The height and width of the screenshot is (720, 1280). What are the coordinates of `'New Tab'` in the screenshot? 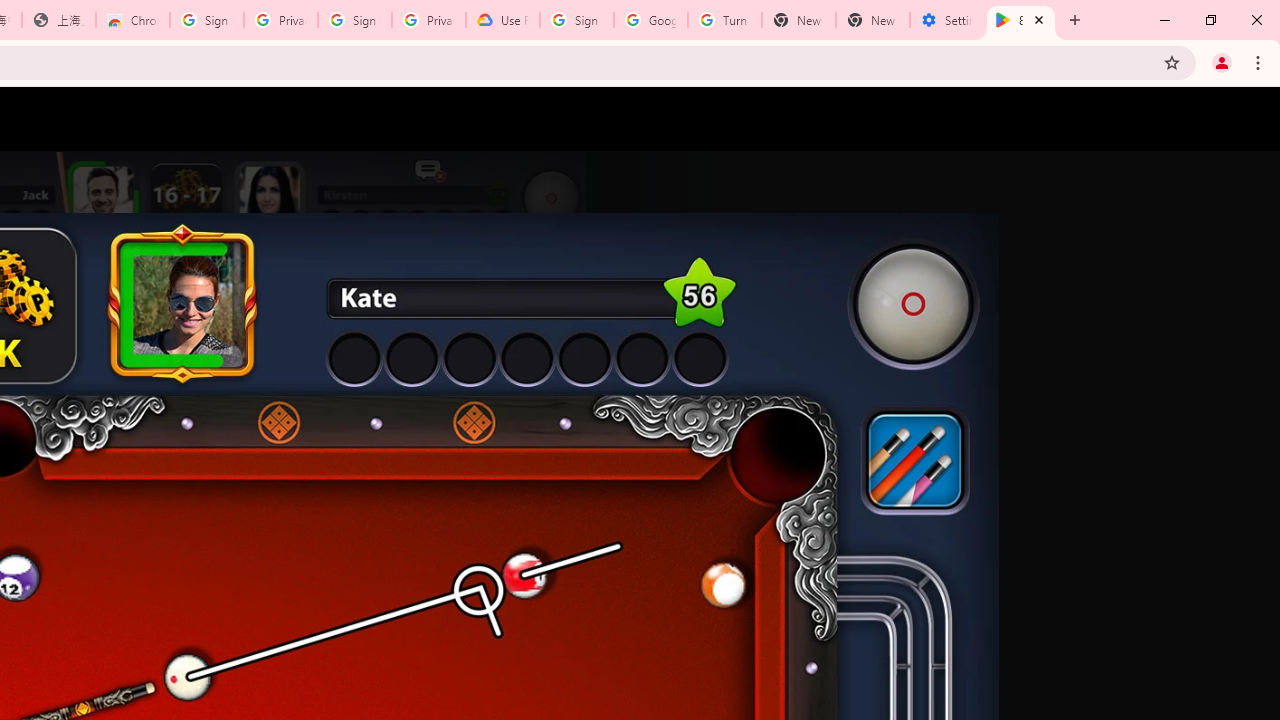 It's located at (872, 20).